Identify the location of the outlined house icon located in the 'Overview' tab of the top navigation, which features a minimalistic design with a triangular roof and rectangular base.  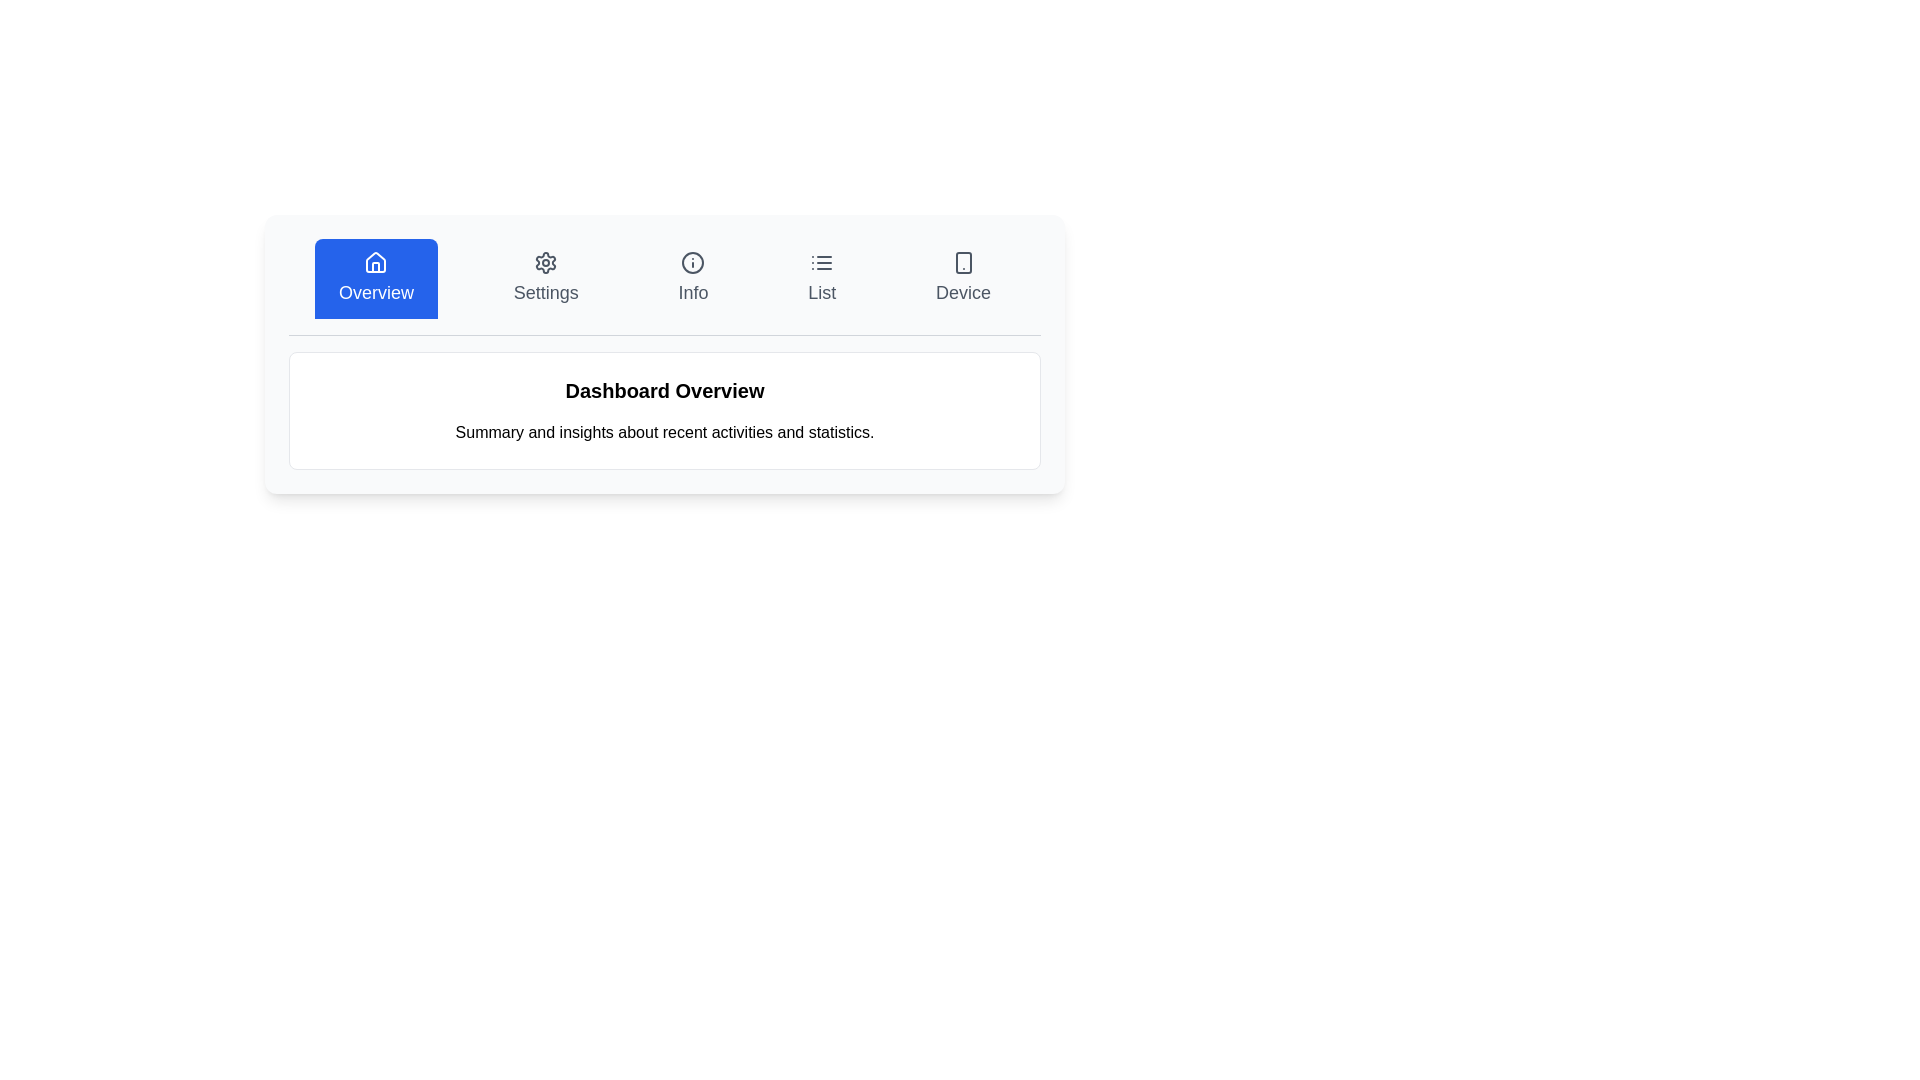
(376, 261).